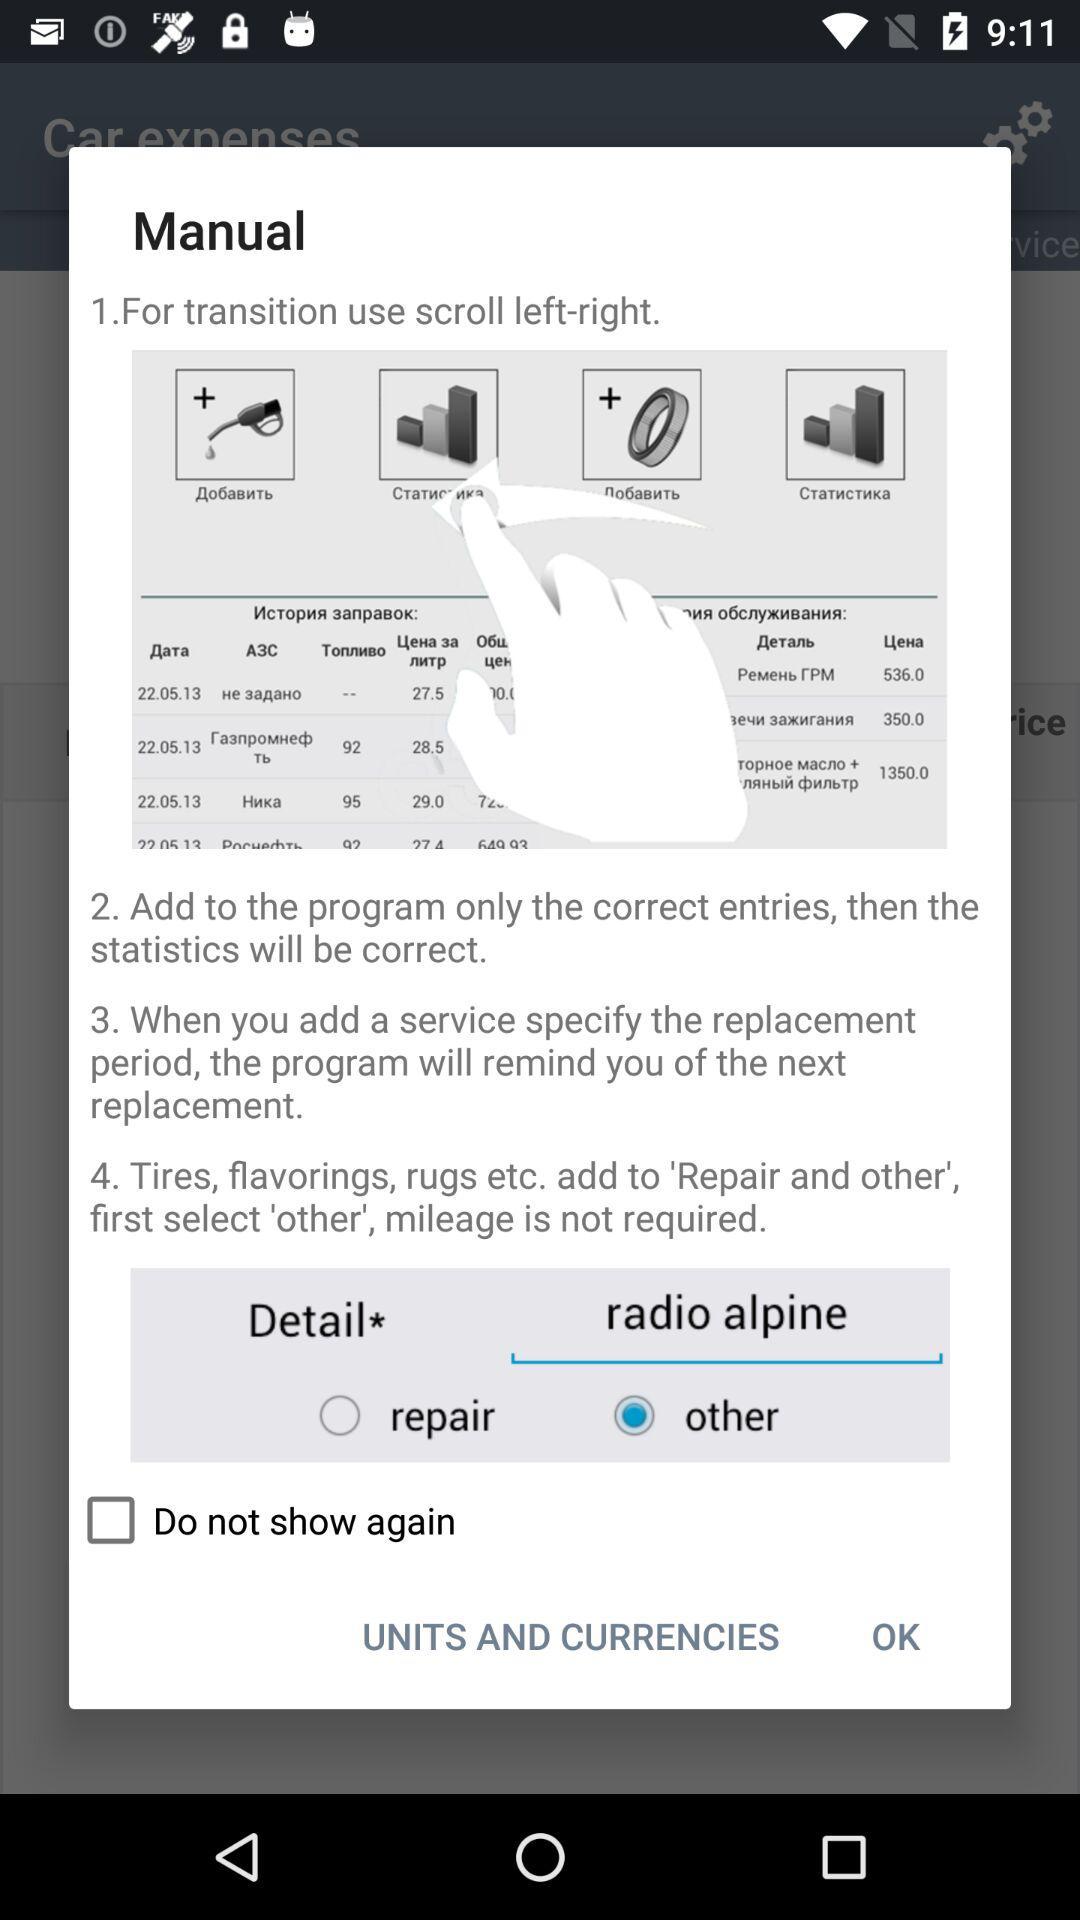  I want to click on ok item, so click(894, 1635).